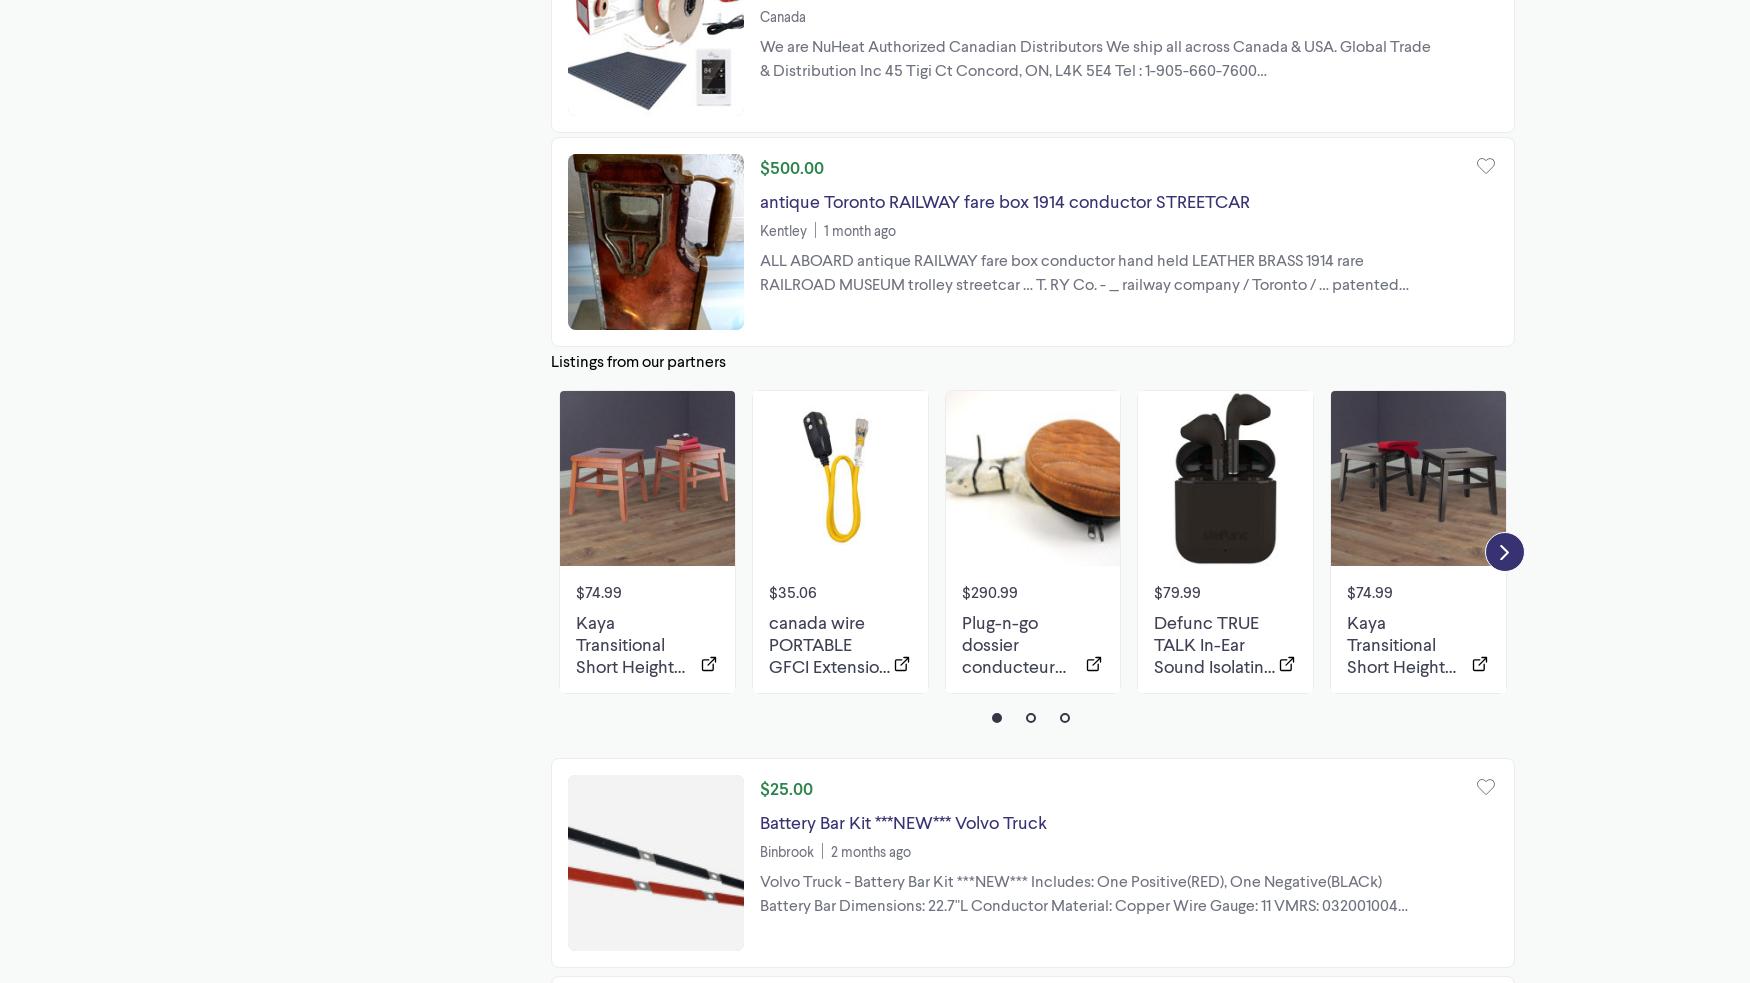  Describe the element at coordinates (759, 15) in the screenshot. I see `'Canada'` at that location.